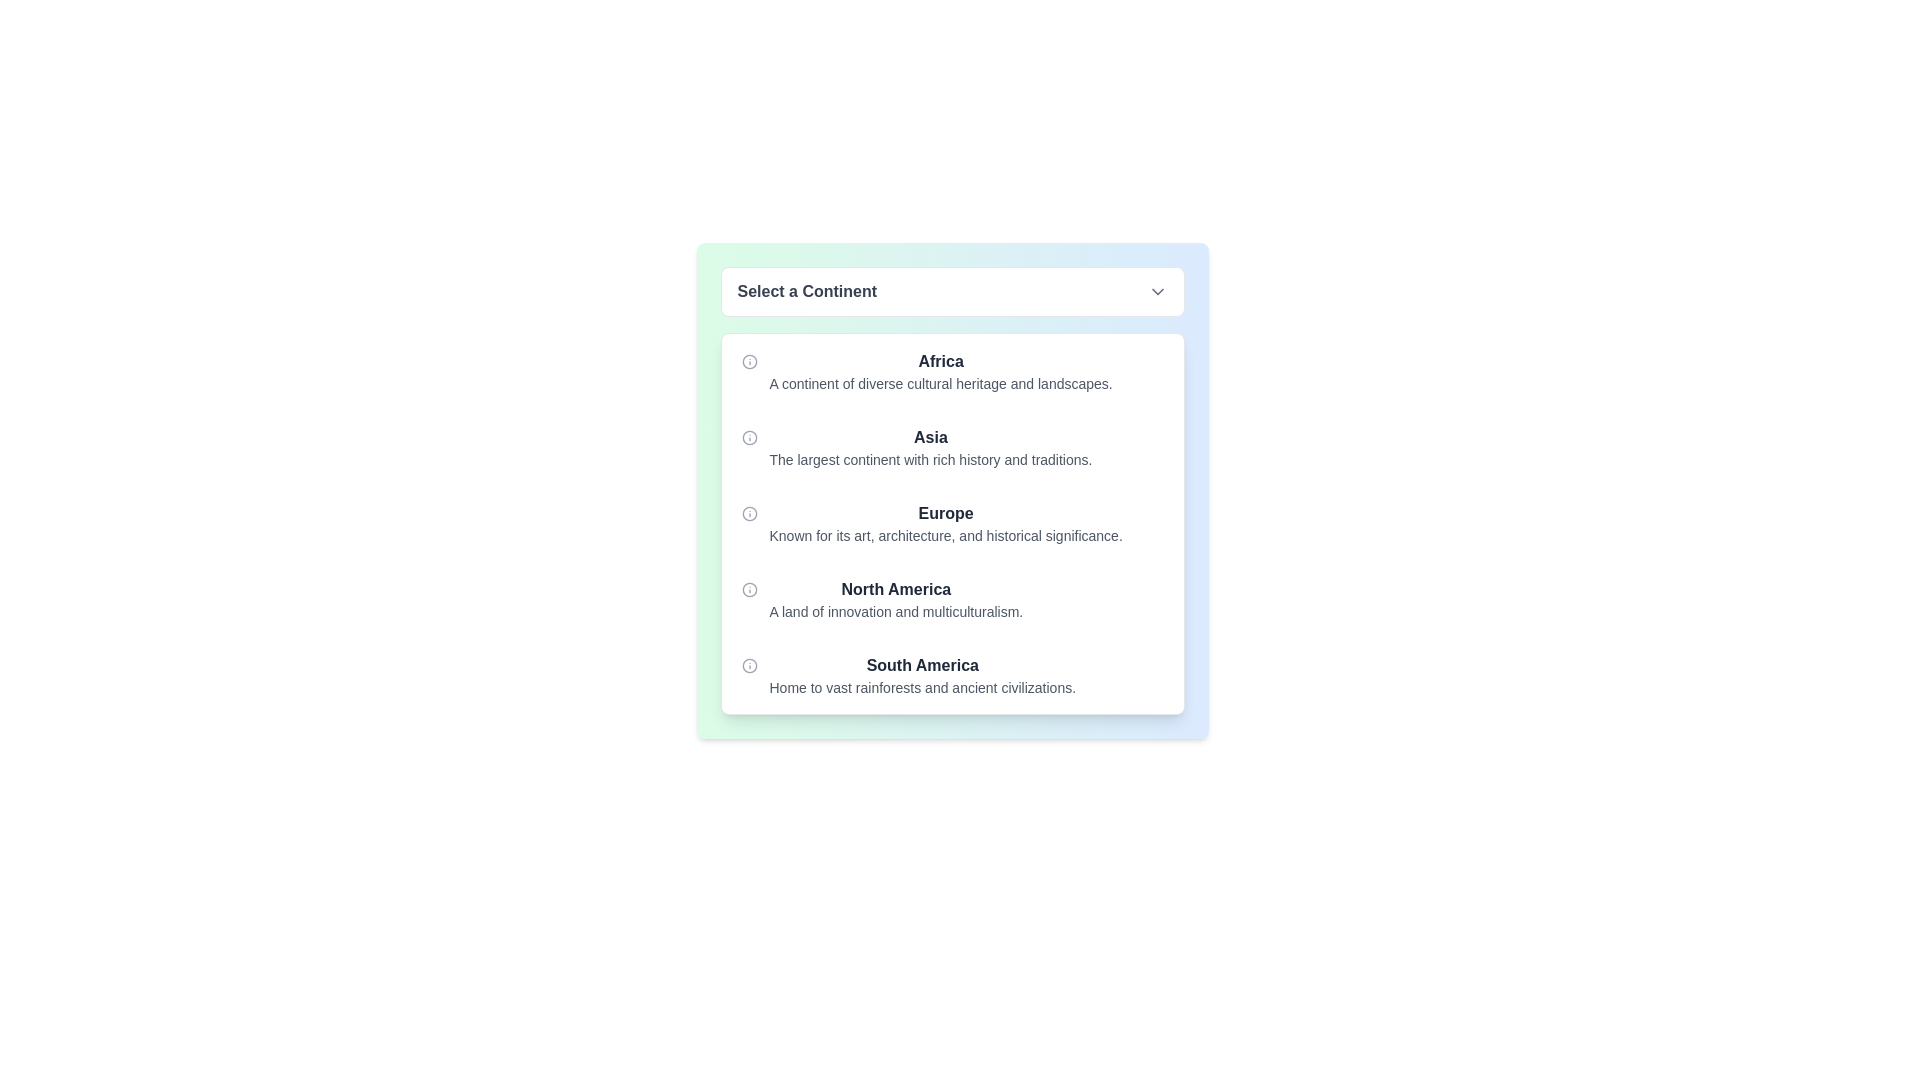  Describe the element at coordinates (921, 666) in the screenshot. I see `bolded text label 'South America' located in the selectable list box titled 'Select a Continent'` at that location.